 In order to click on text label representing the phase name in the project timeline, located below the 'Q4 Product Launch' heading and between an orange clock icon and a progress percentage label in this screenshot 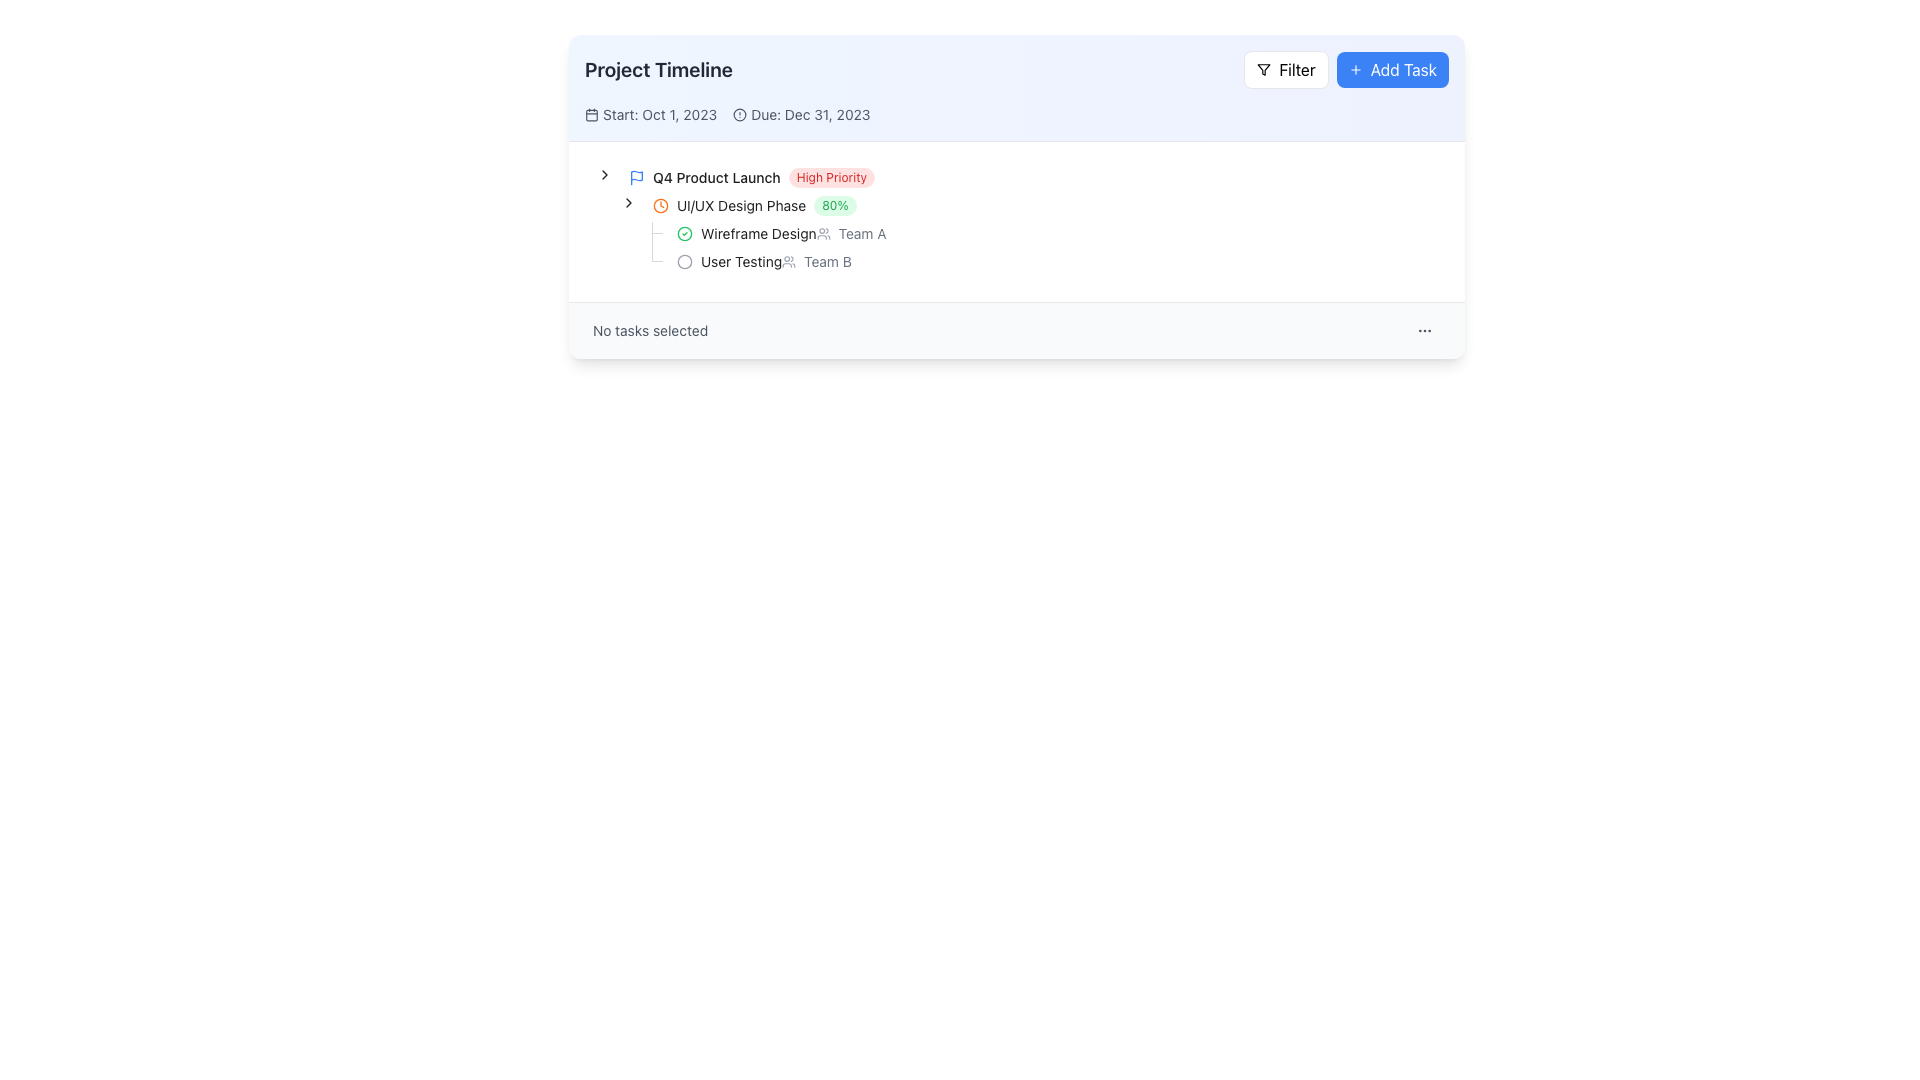, I will do `click(740, 205)`.